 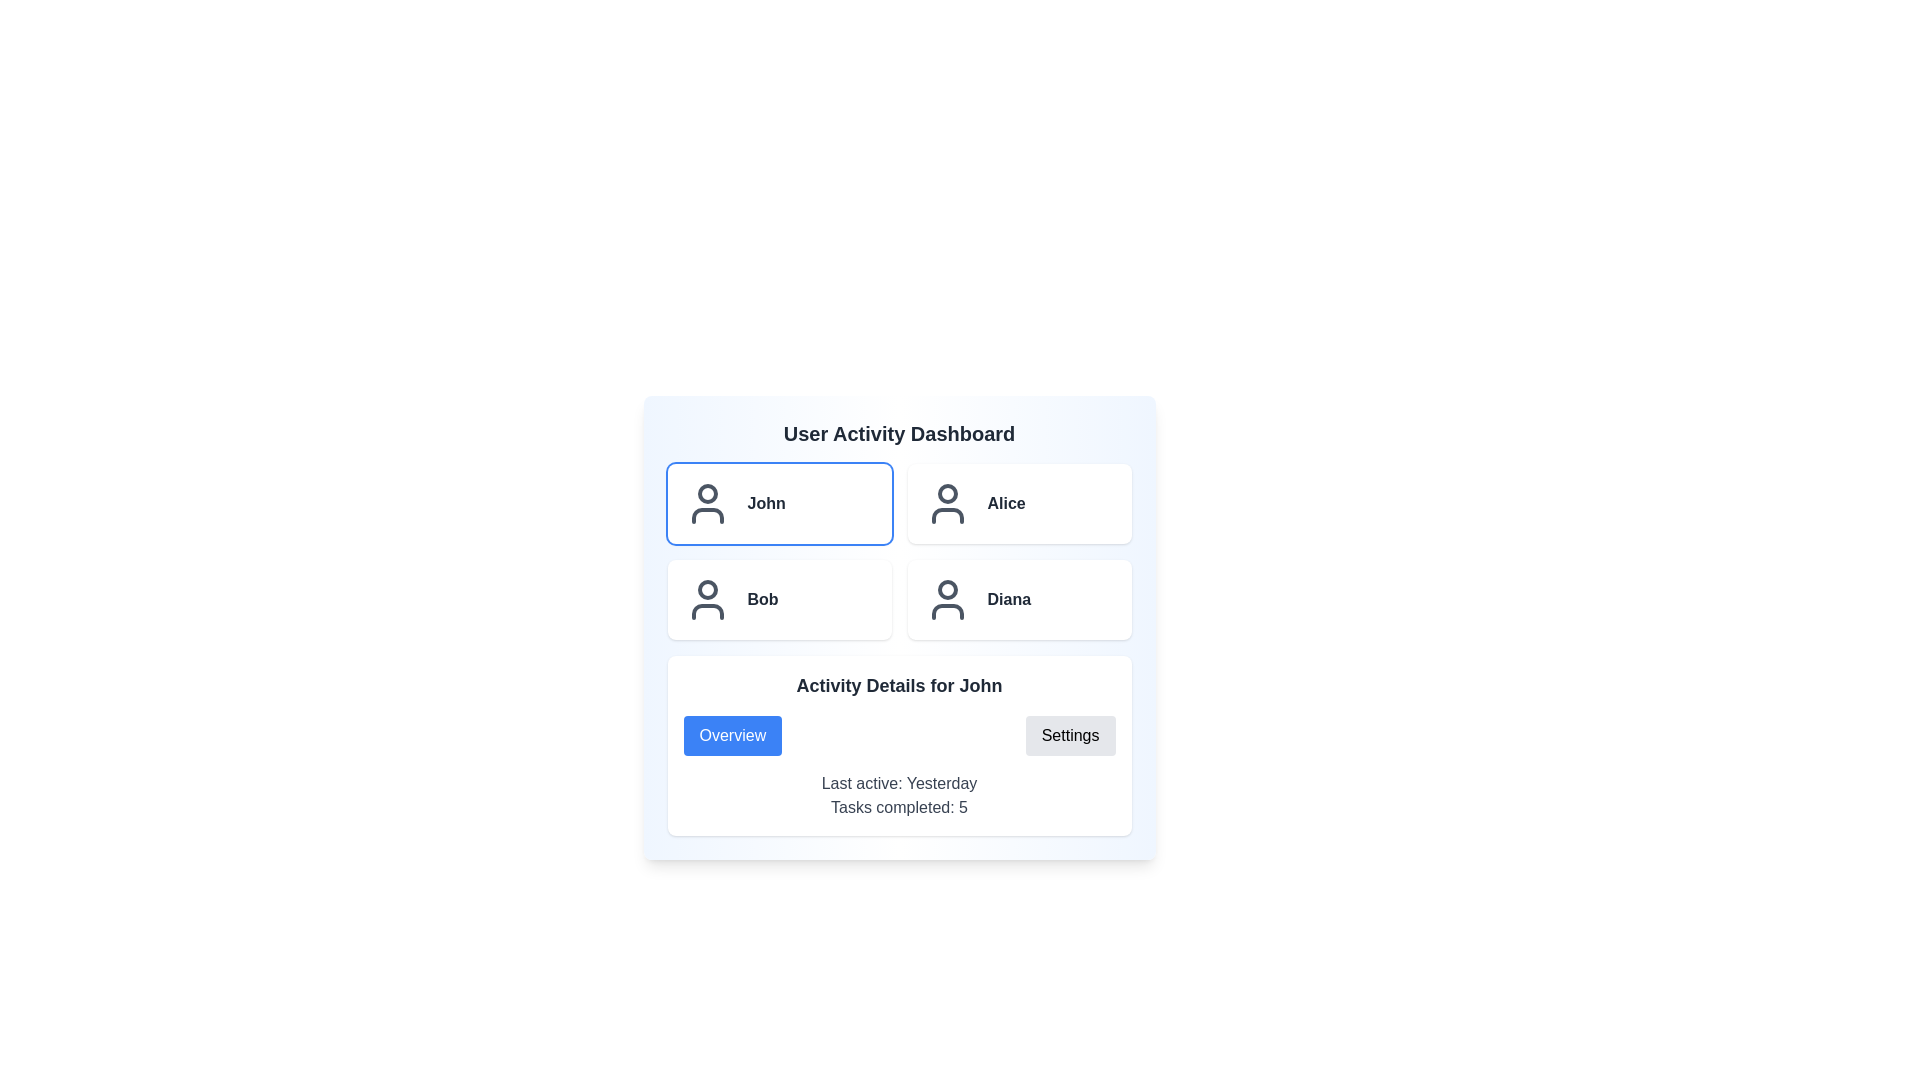 What do you see at coordinates (778, 599) in the screenshot?
I see `the user profile card labeled 'Bob' using keyboard navigation` at bounding box center [778, 599].